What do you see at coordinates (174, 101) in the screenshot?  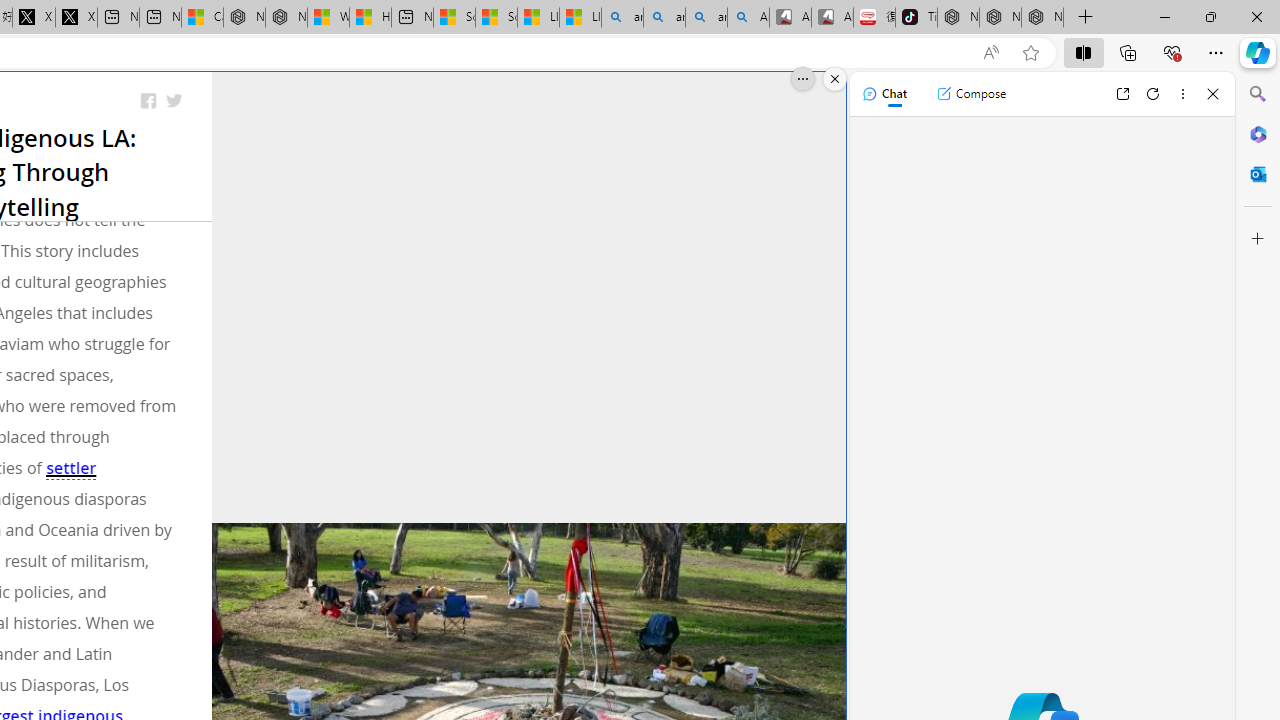 I see `'Share on Twitter'` at bounding box center [174, 101].